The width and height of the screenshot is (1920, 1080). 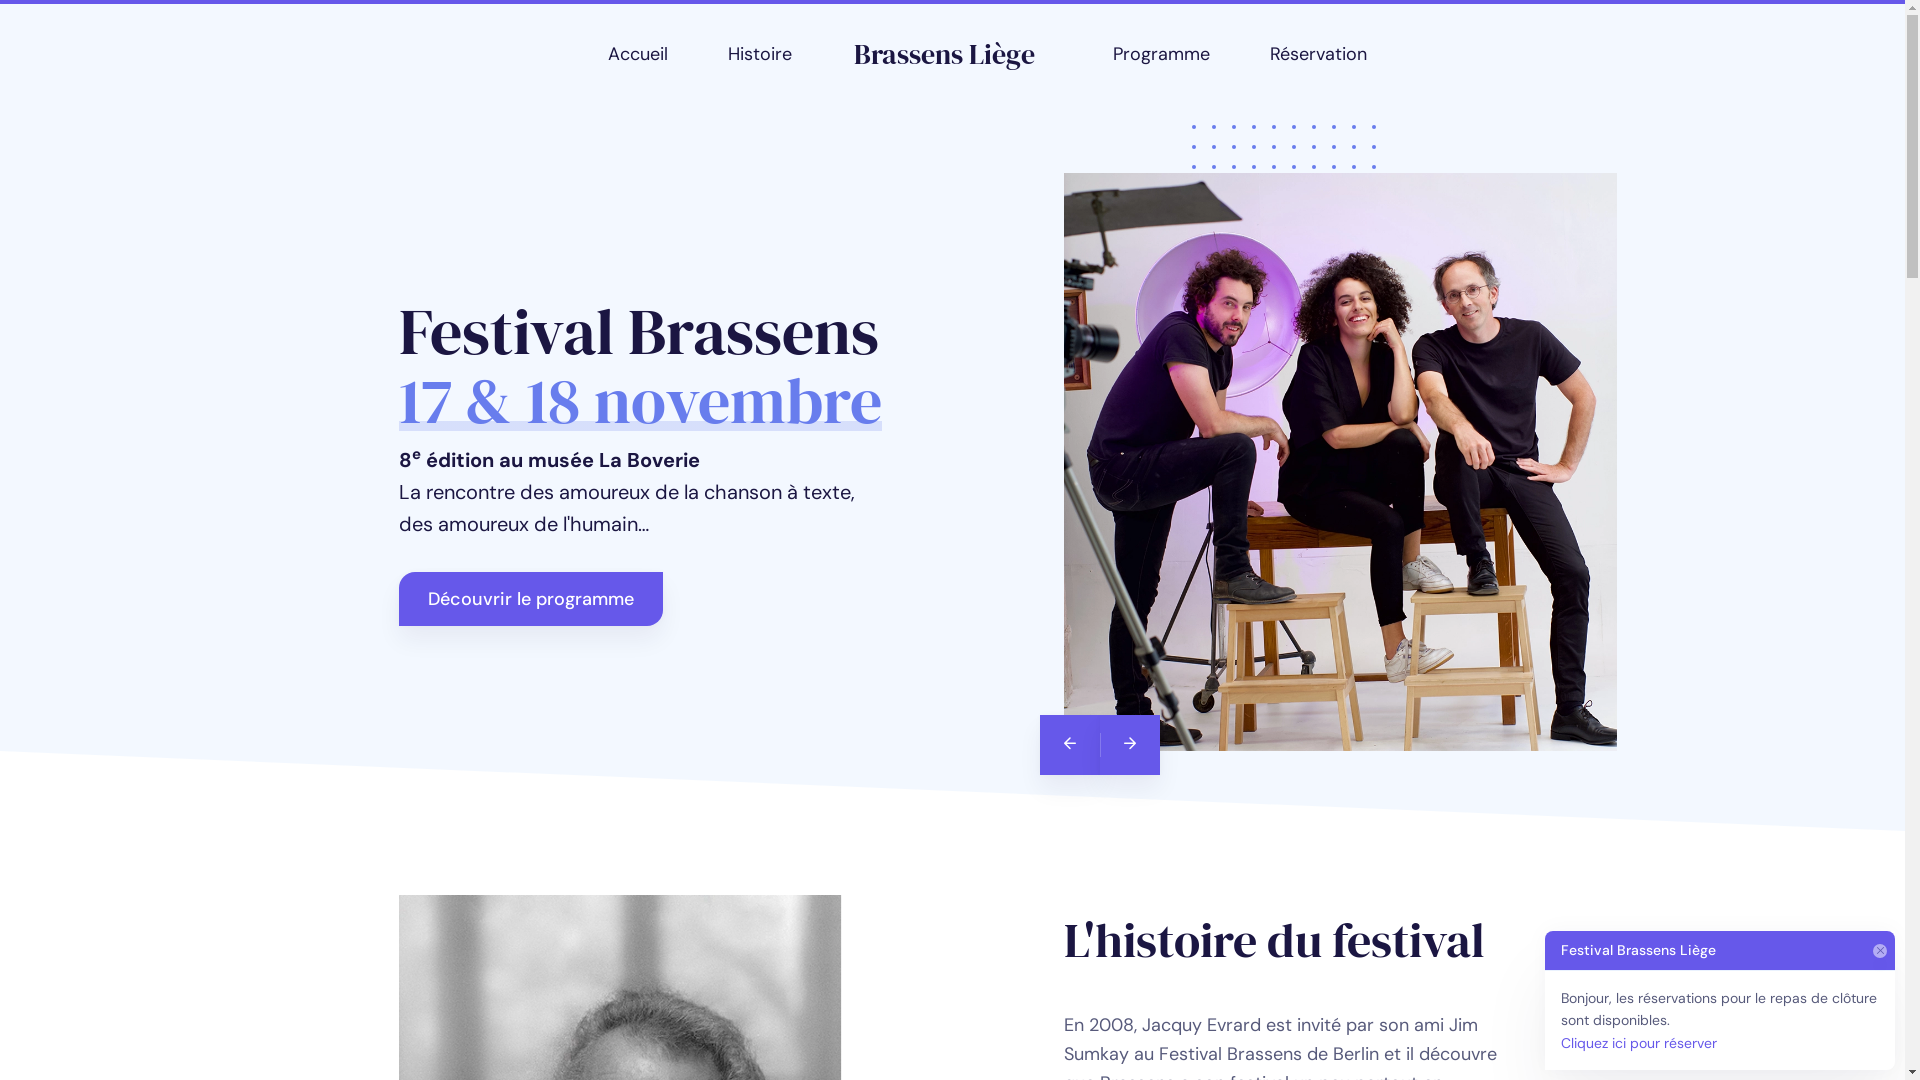 What do you see at coordinates (637, 53) in the screenshot?
I see `'Accueil'` at bounding box center [637, 53].